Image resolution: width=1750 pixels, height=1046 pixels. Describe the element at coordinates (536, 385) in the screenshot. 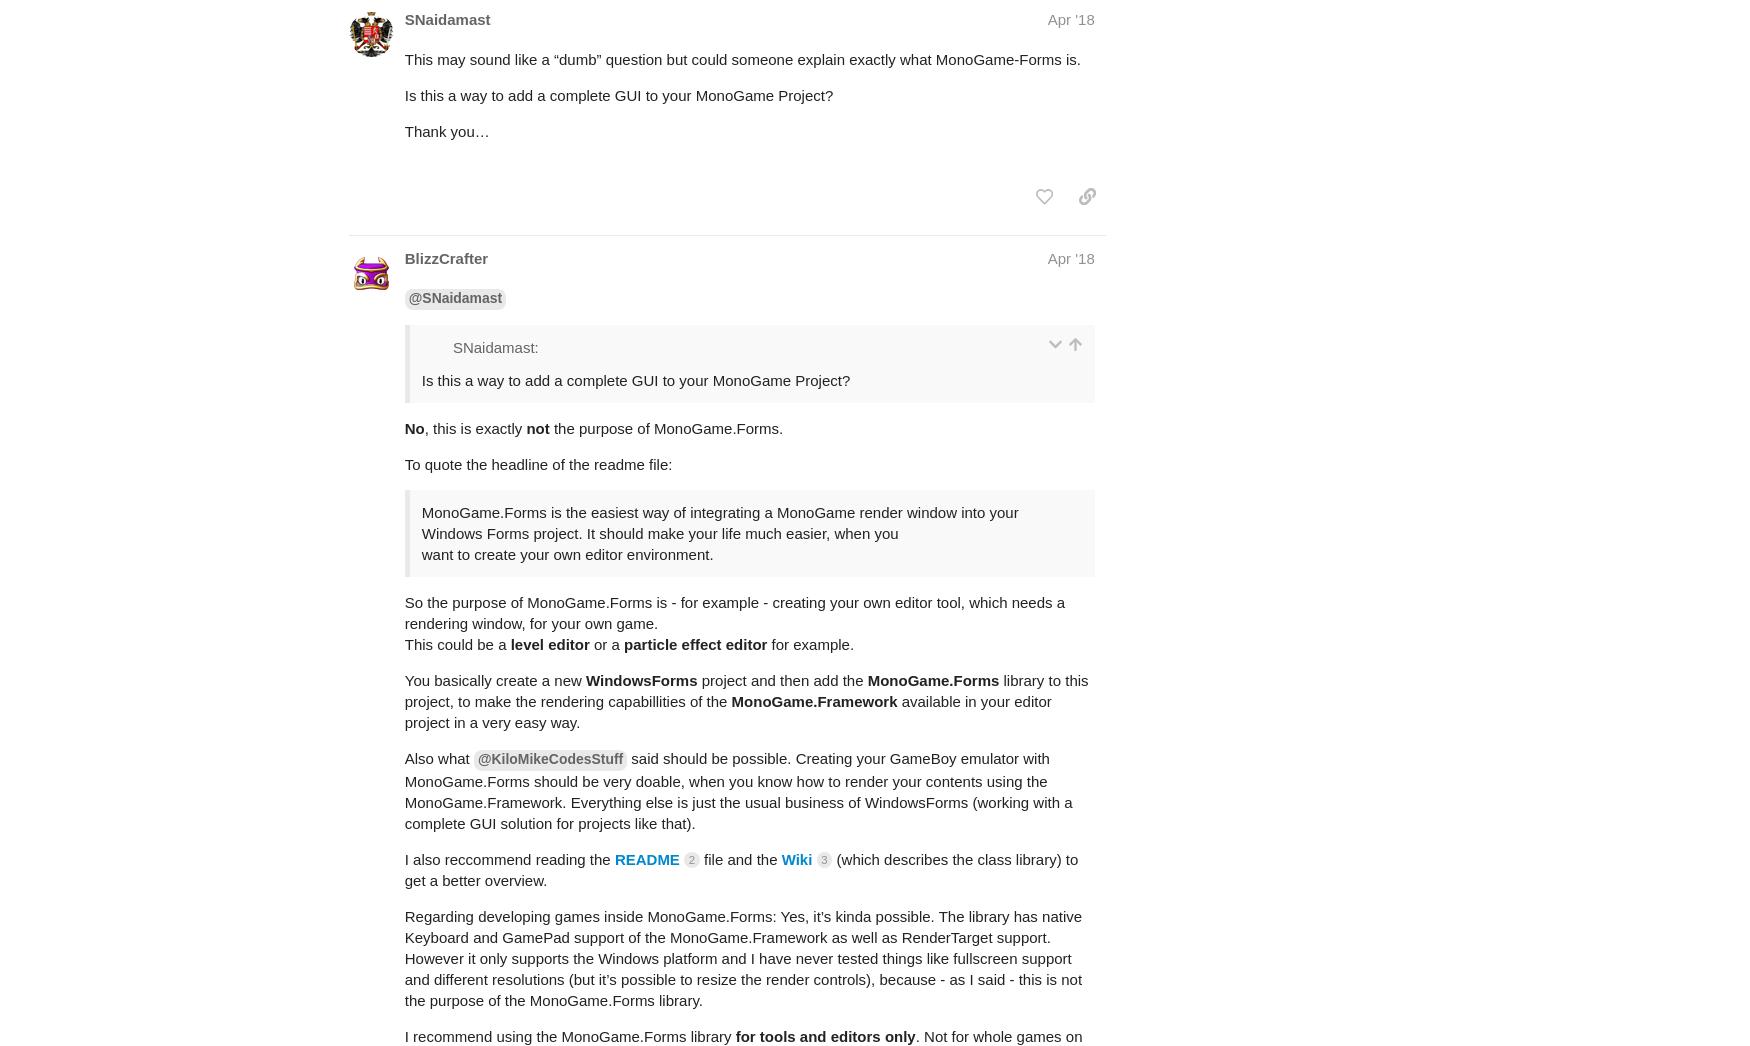

I see `'To quote the headline of the readme file:'` at that location.